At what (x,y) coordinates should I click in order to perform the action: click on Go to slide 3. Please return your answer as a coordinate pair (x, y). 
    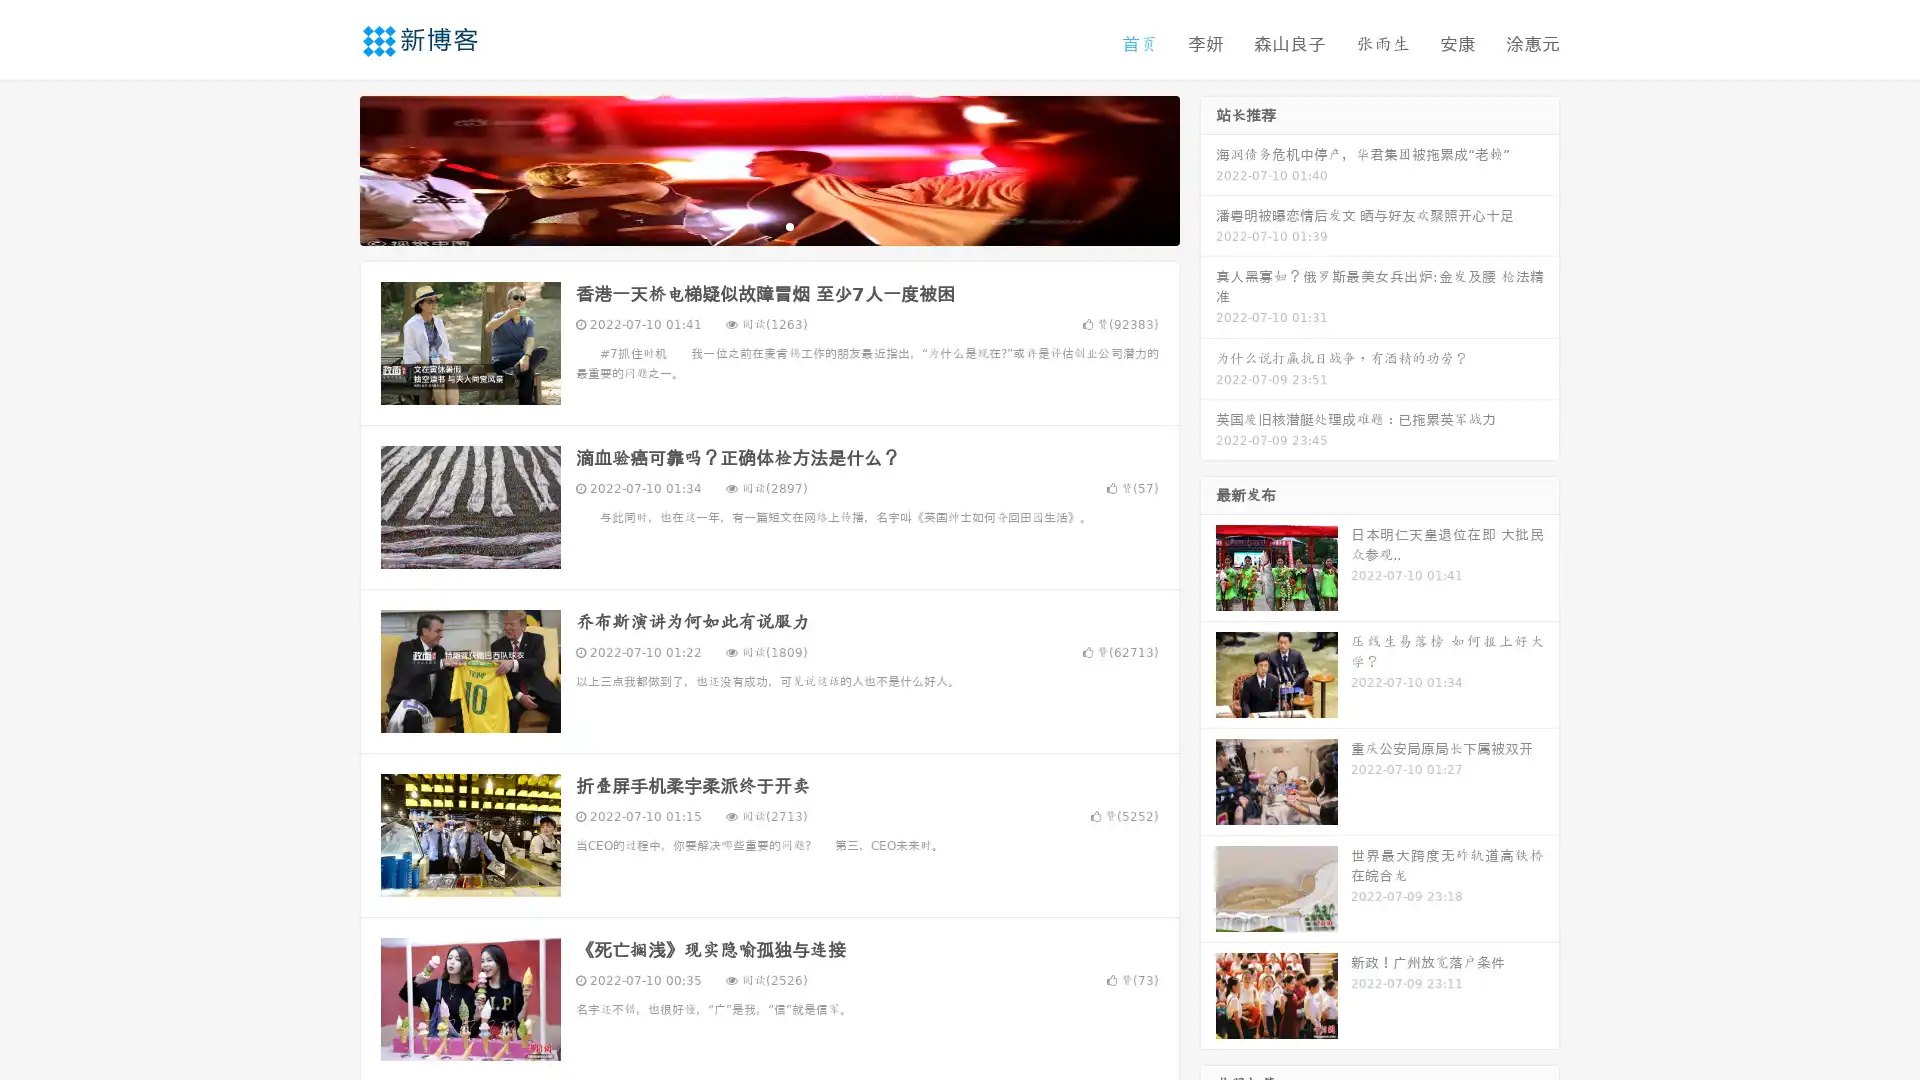
    Looking at the image, I should click on (789, 225).